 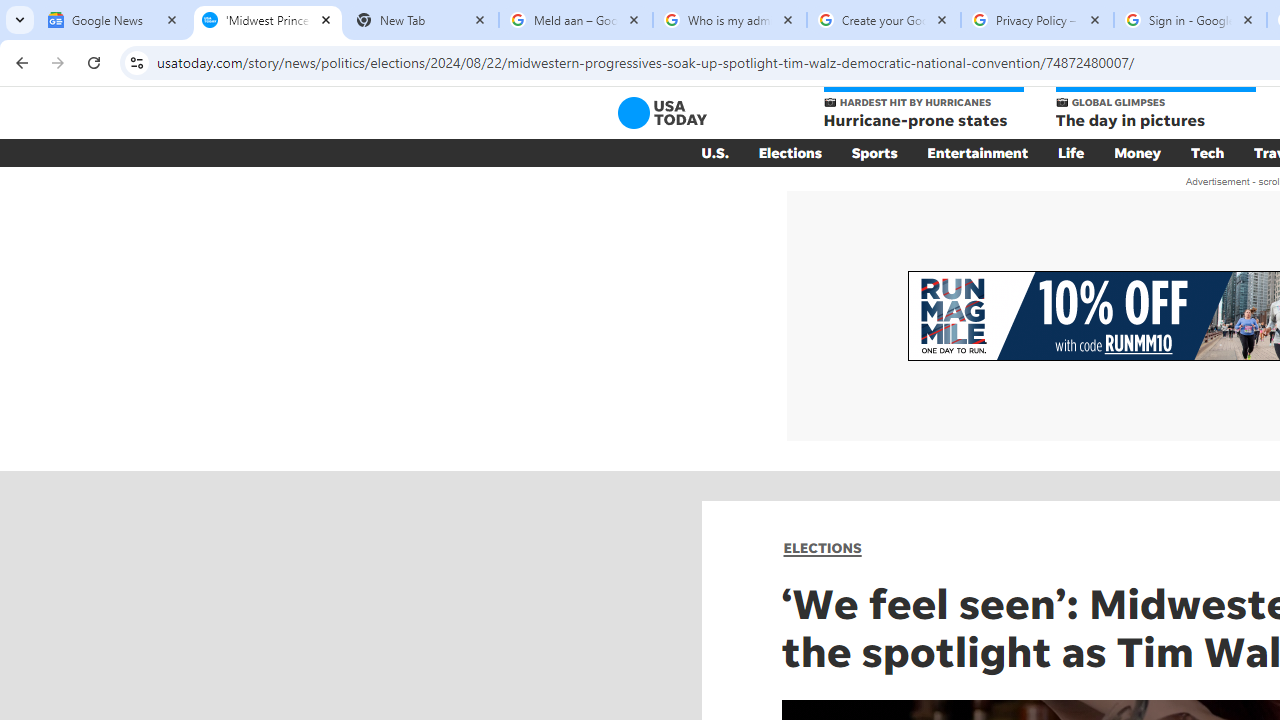 What do you see at coordinates (1206, 152) in the screenshot?
I see `'Tech'` at bounding box center [1206, 152].